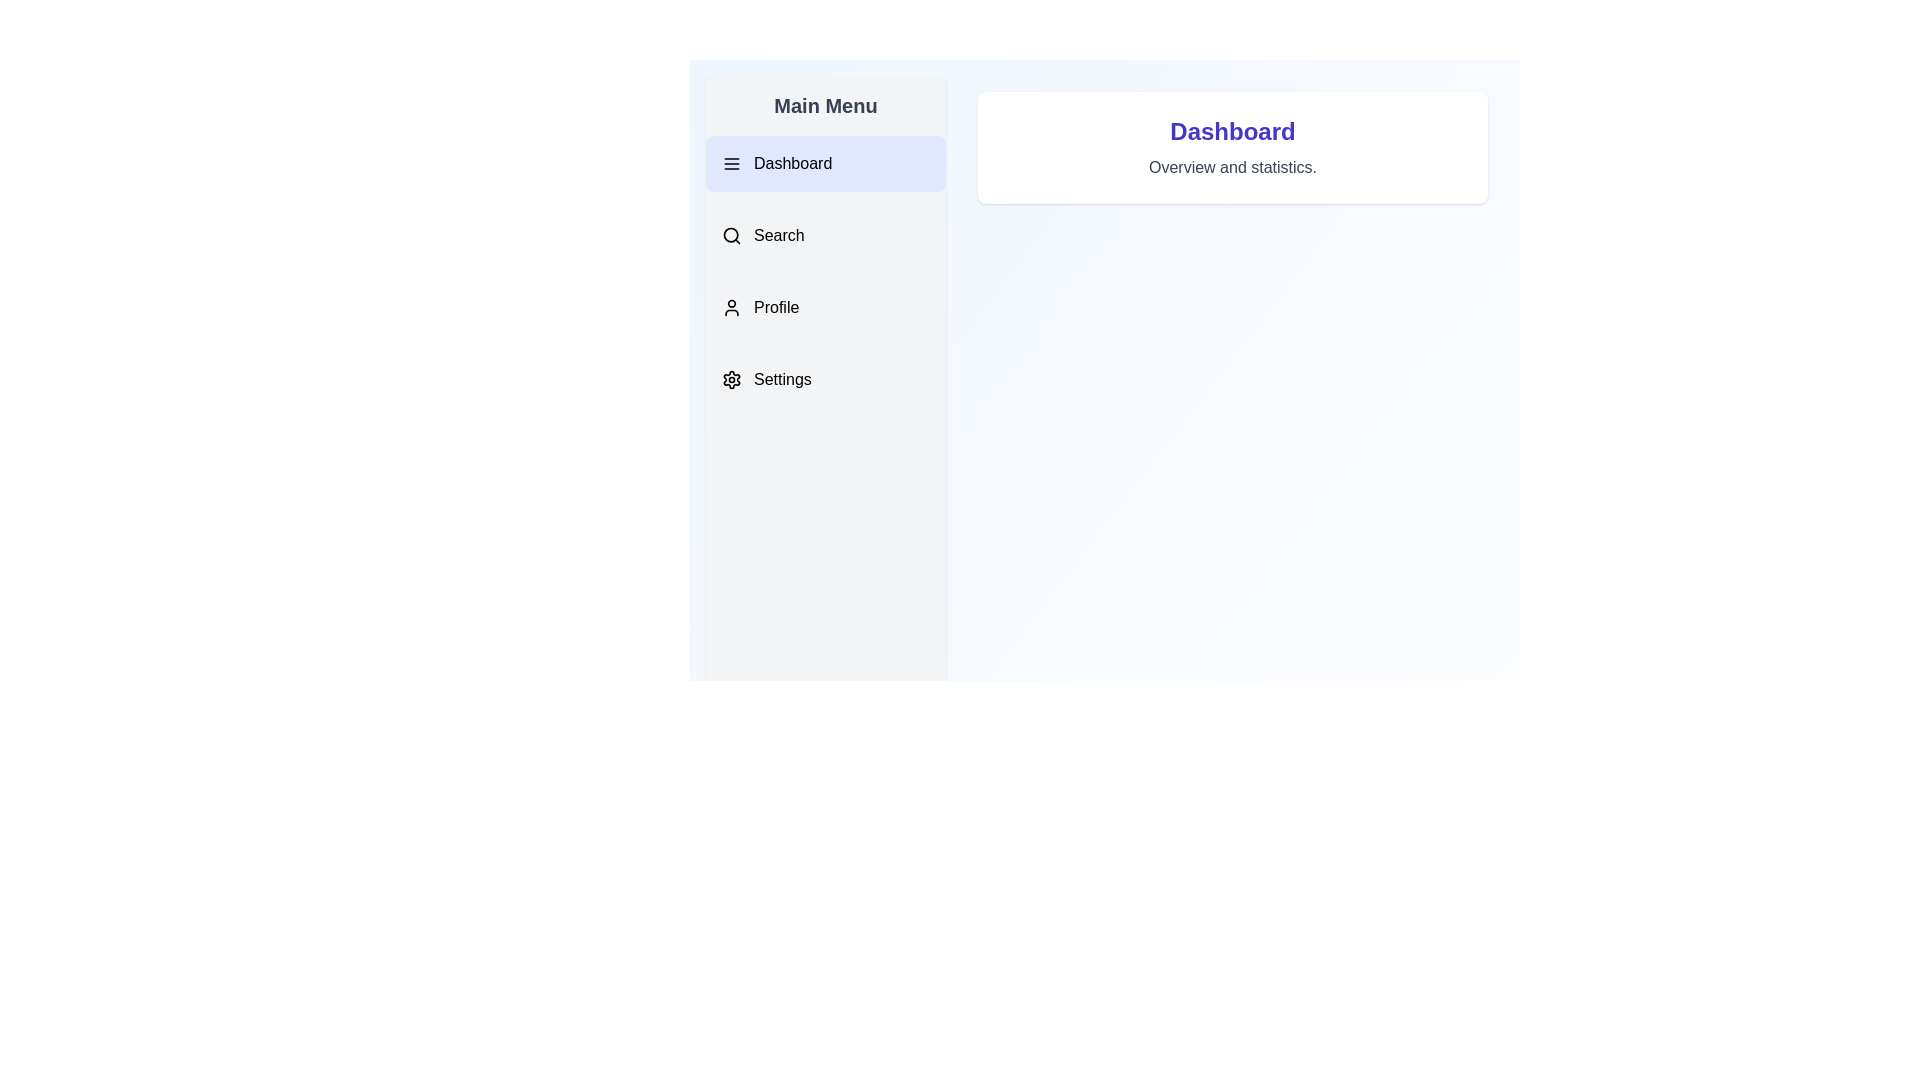 This screenshot has width=1920, height=1080. What do you see at coordinates (825, 163) in the screenshot?
I see `the menu item Dashboard to display its associated content` at bounding box center [825, 163].